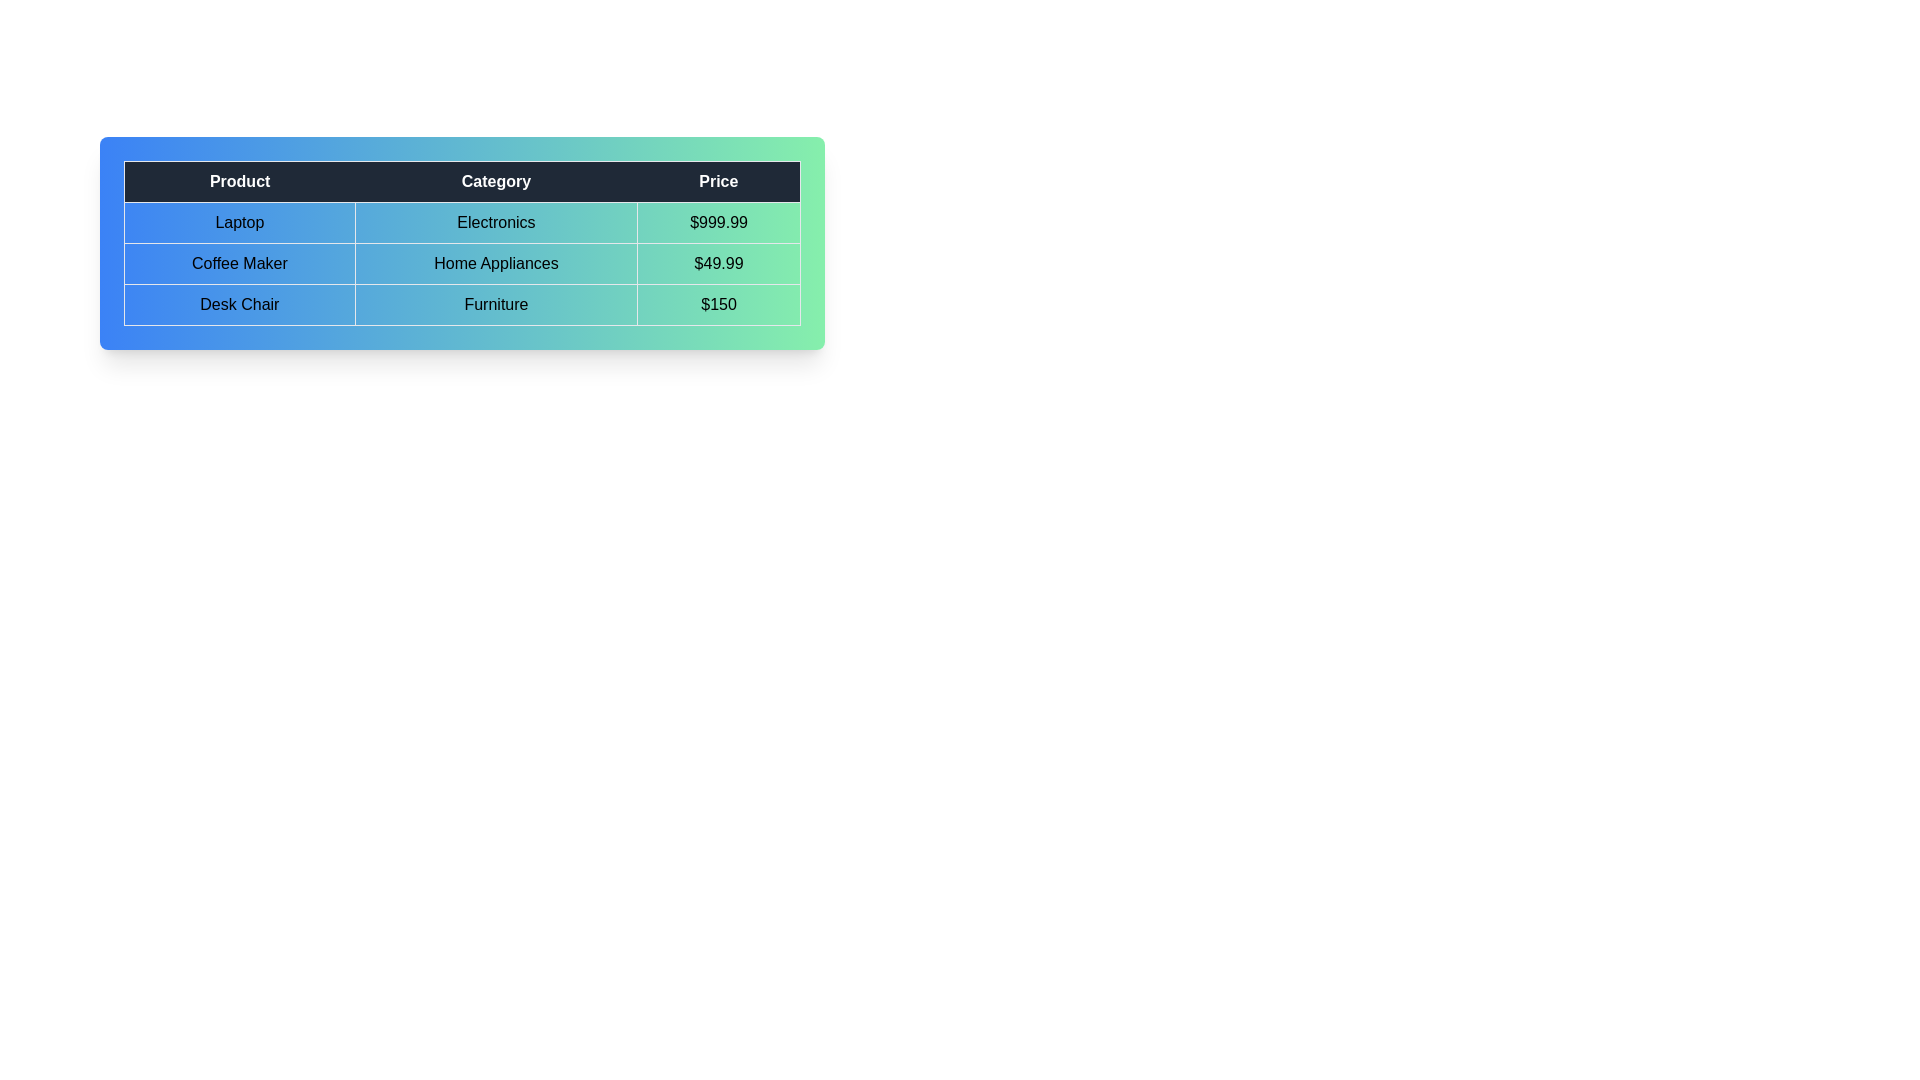  Describe the element at coordinates (719, 262) in the screenshot. I see `the price information text element for the Coffee Maker in the second row of the table, located in the rightmost column under the 'Price' header` at that location.